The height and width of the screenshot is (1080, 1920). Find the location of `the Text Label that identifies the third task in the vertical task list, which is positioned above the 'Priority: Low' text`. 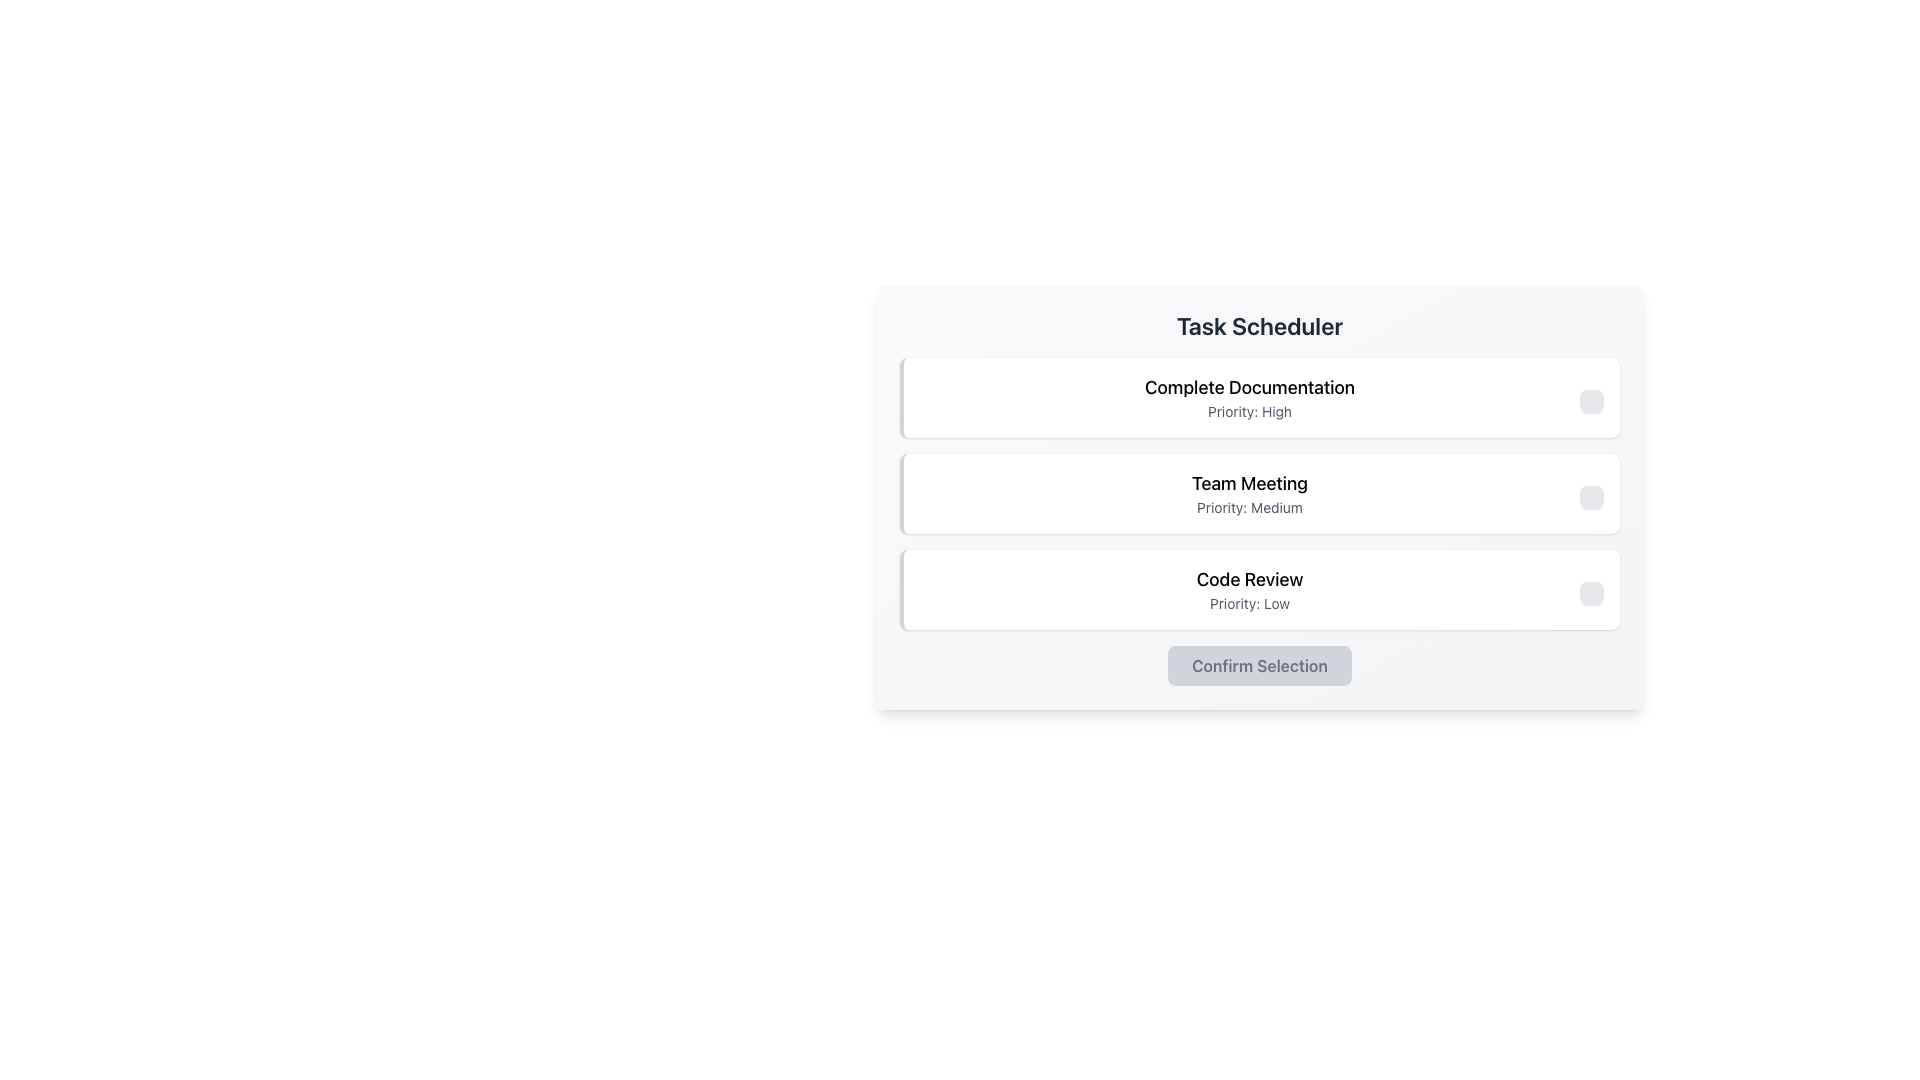

the Text Label that identifies the third task in the vertical task list, which is positioned above the 'Priority: Low' text is located at coordinates (1248, 579).